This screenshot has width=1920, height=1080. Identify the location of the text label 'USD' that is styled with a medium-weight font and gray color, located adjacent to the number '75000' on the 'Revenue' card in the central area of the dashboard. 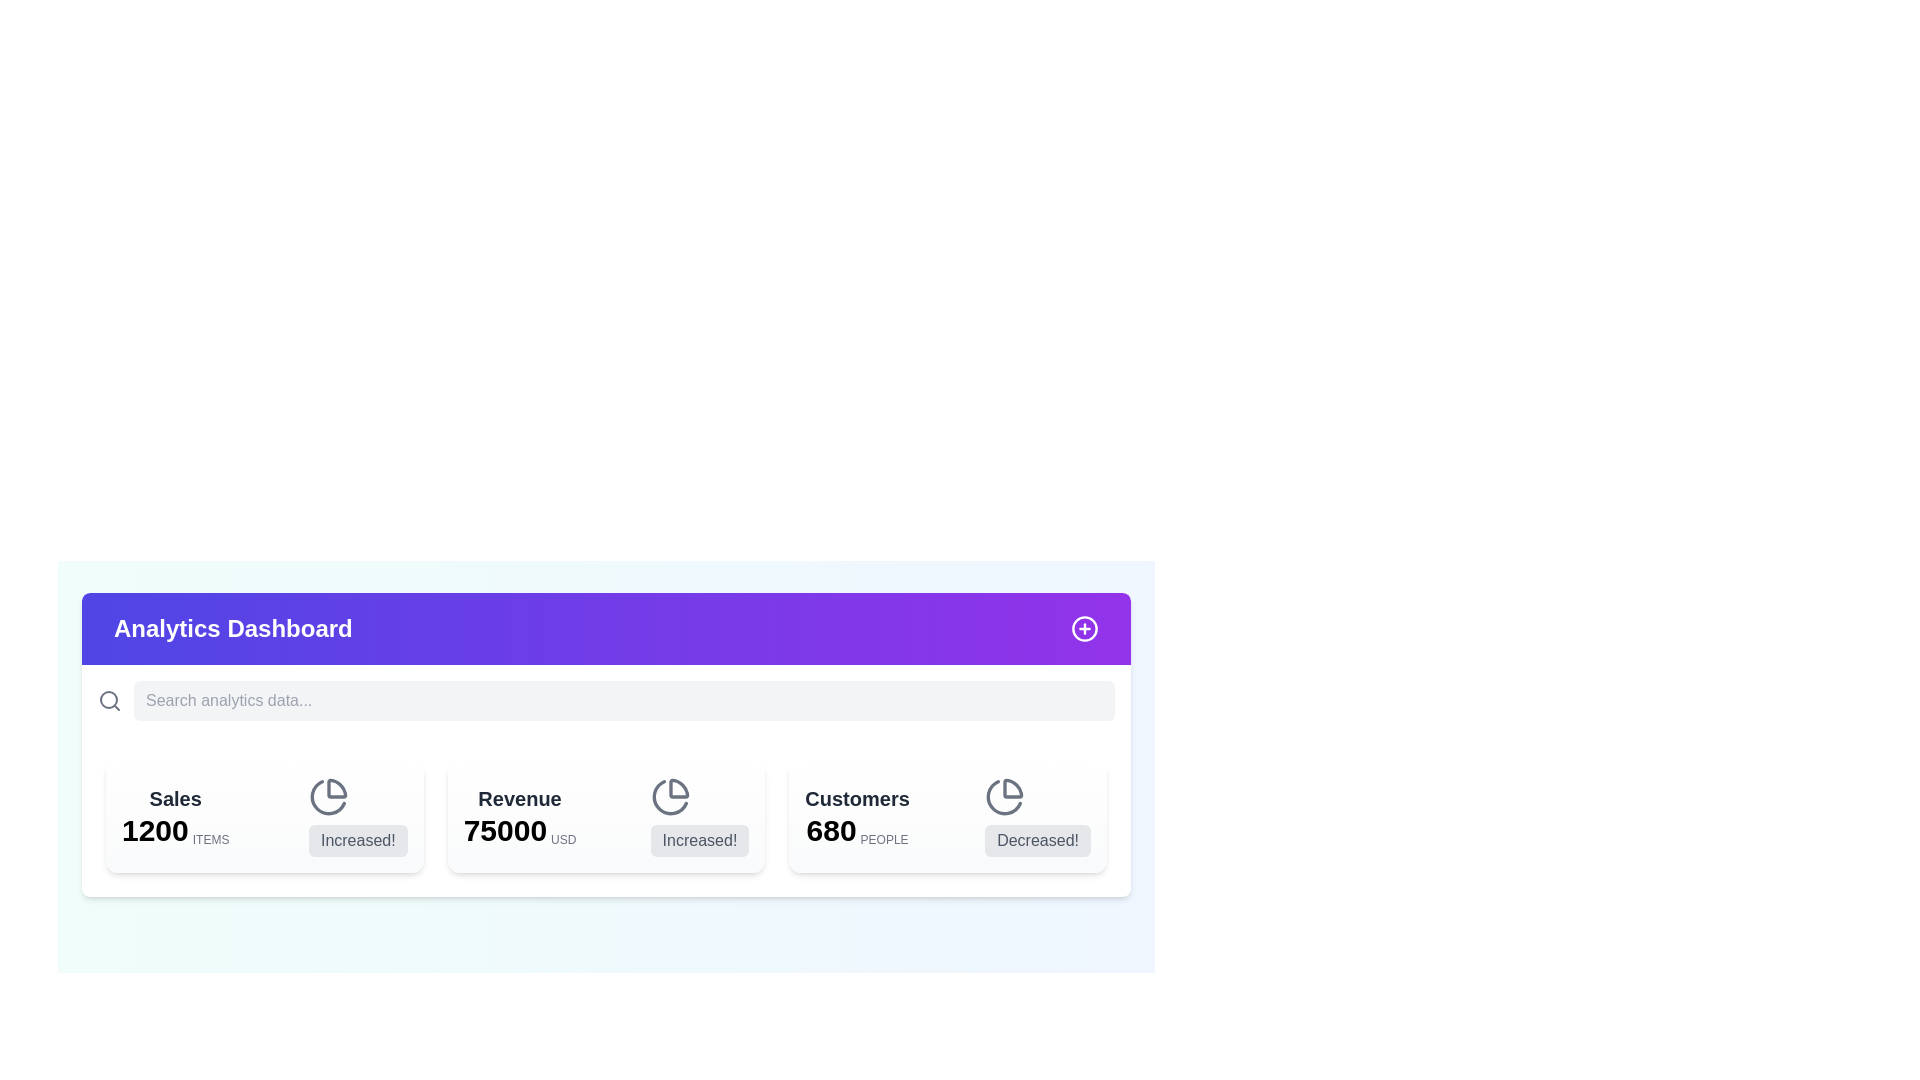
(562, 840).